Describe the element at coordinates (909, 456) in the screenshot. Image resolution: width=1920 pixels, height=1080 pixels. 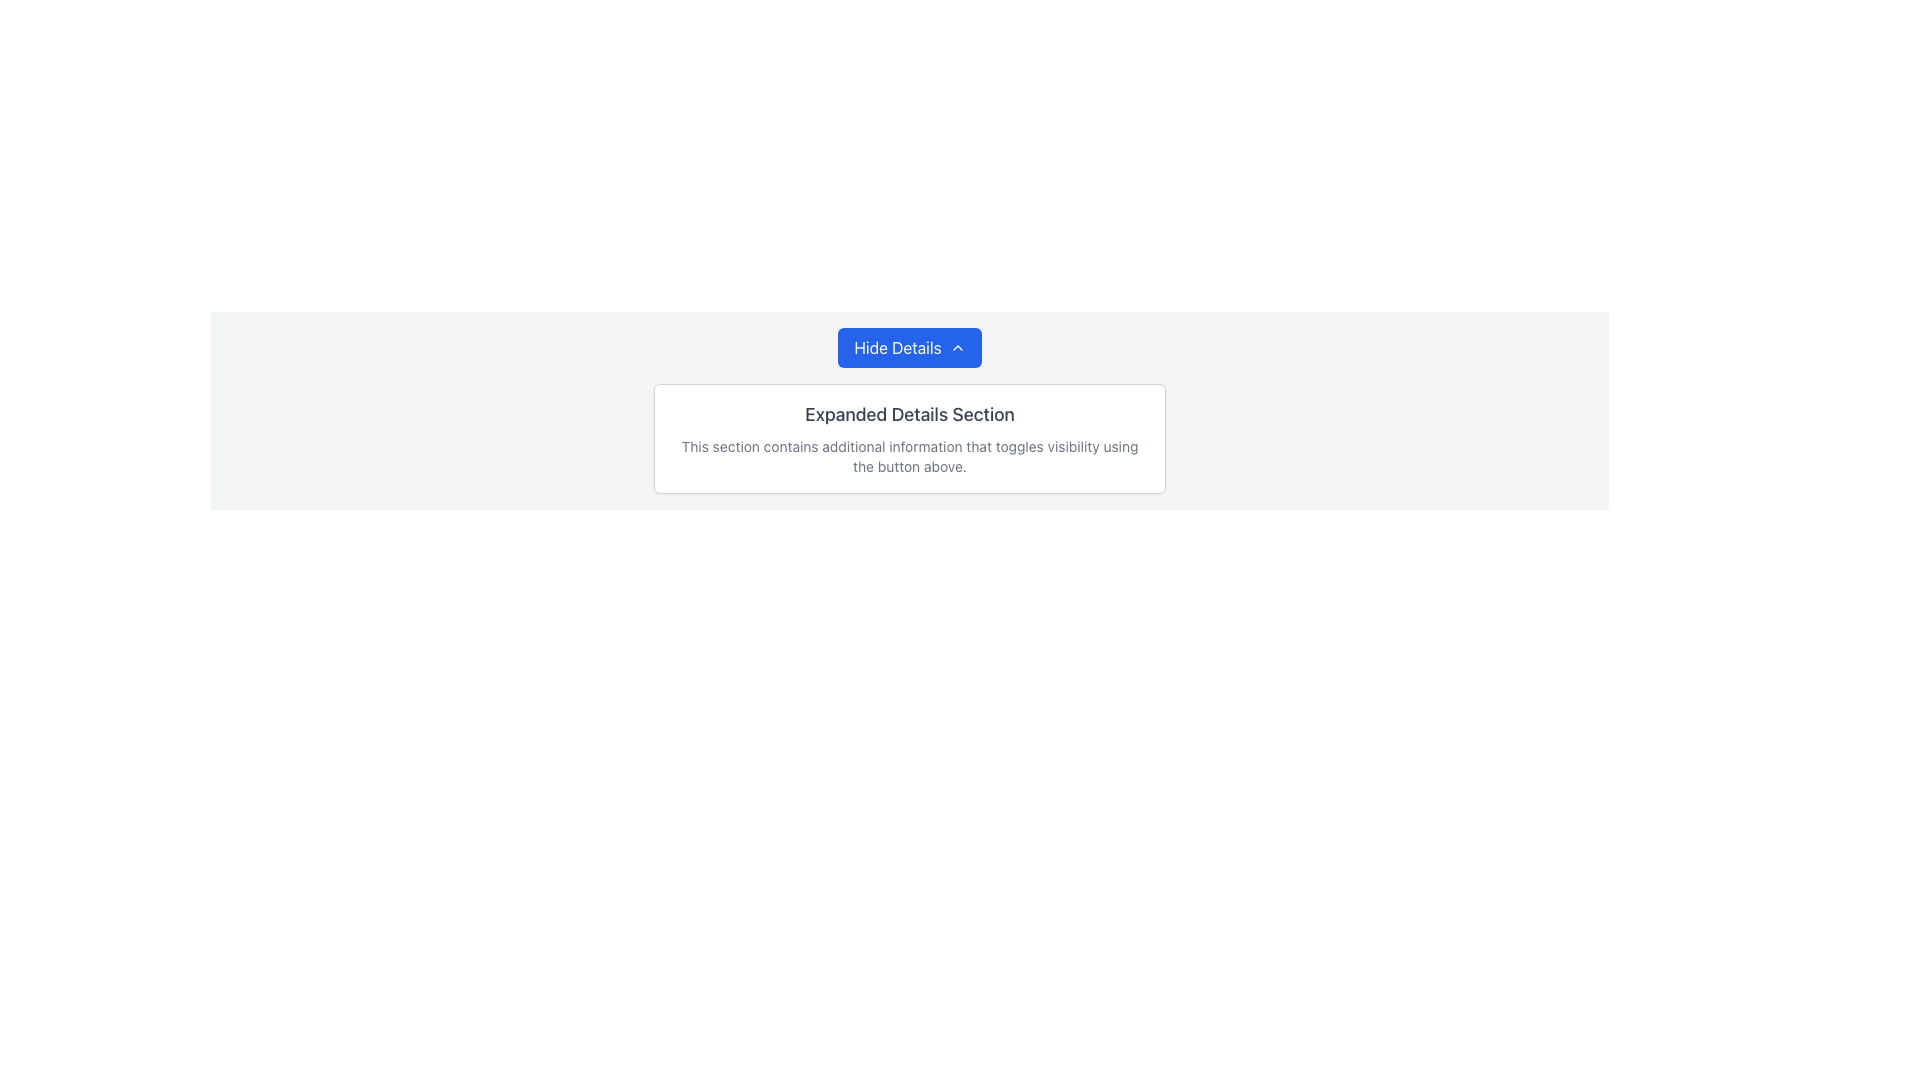
I see `the static text label providing descriptive text about the visibility toggling functionality located in the 'Expanded Details Section'` at that location.